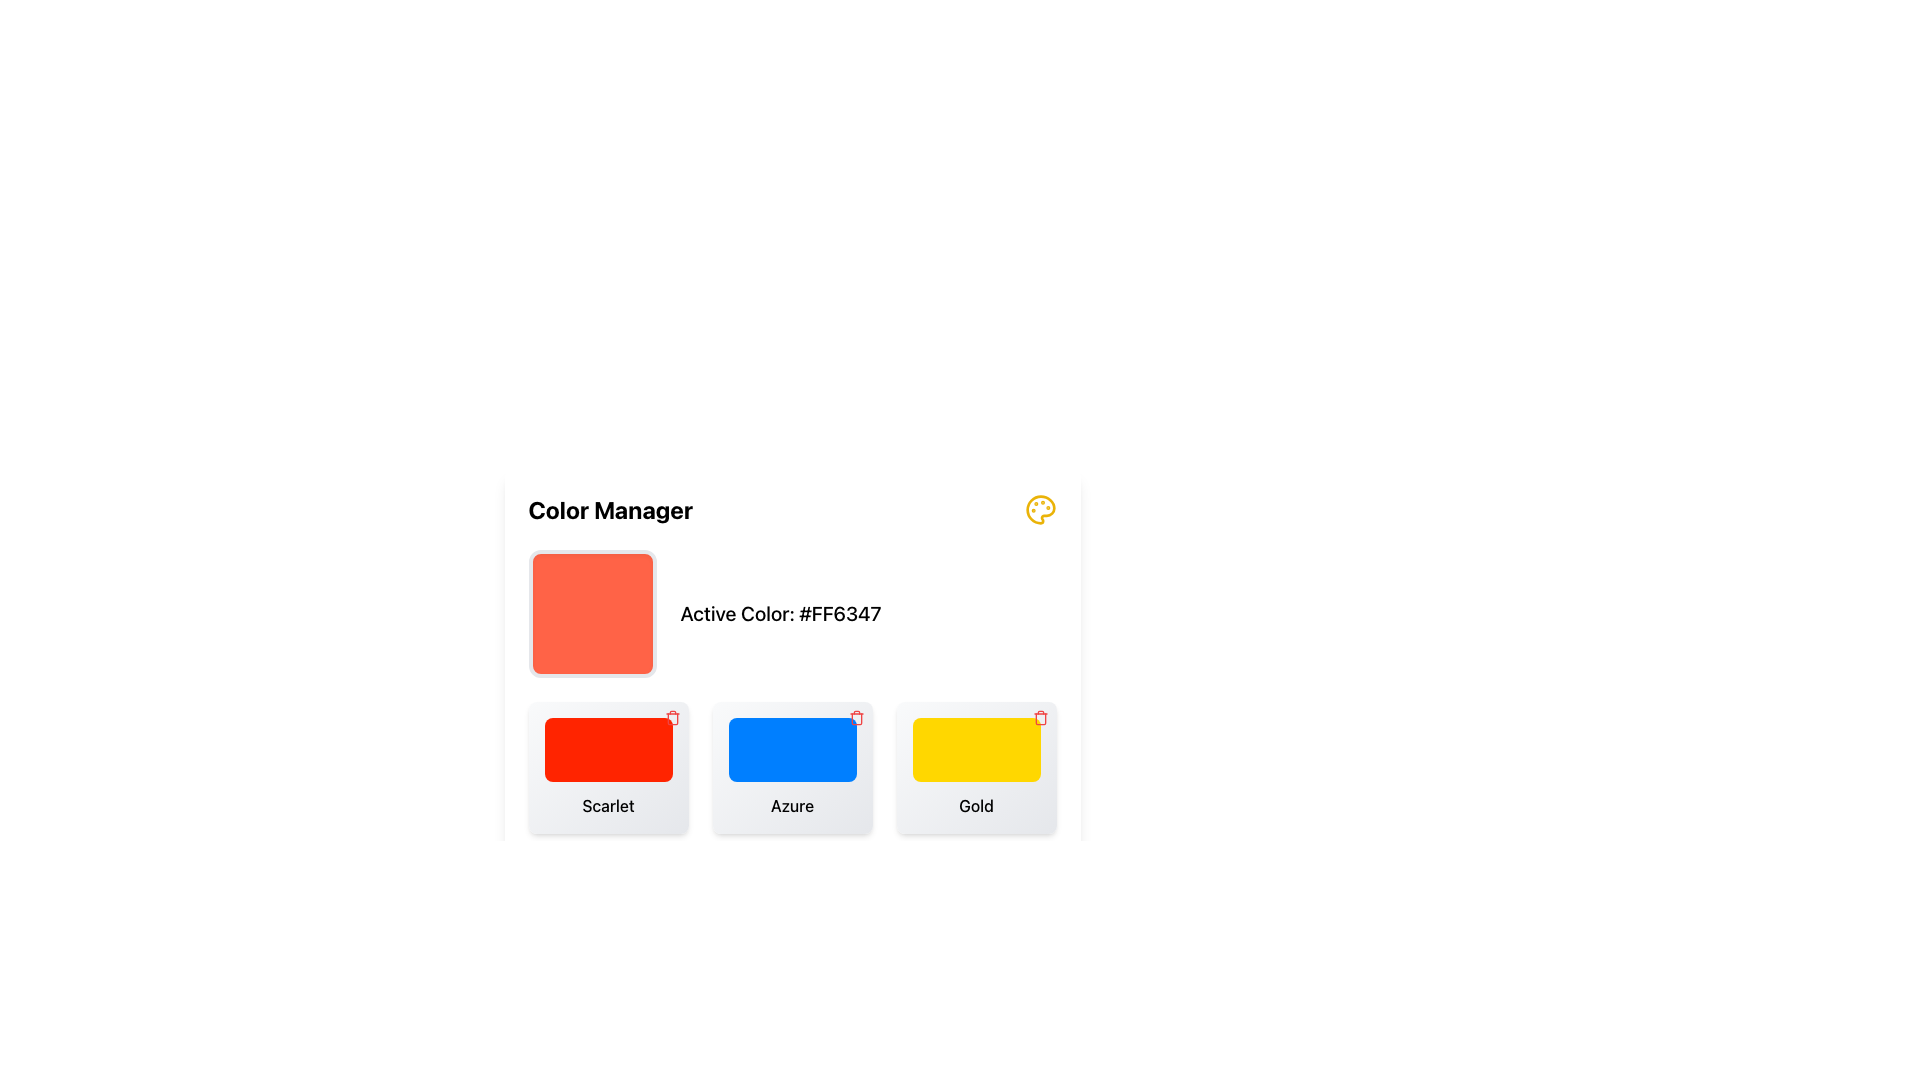 Image resolution: width=1920 pixels, height=1080 pixels. I want to click on the Text label indicating the purpose of the color management interface, located in the upper-left portion of the panel, so click(609, 508).